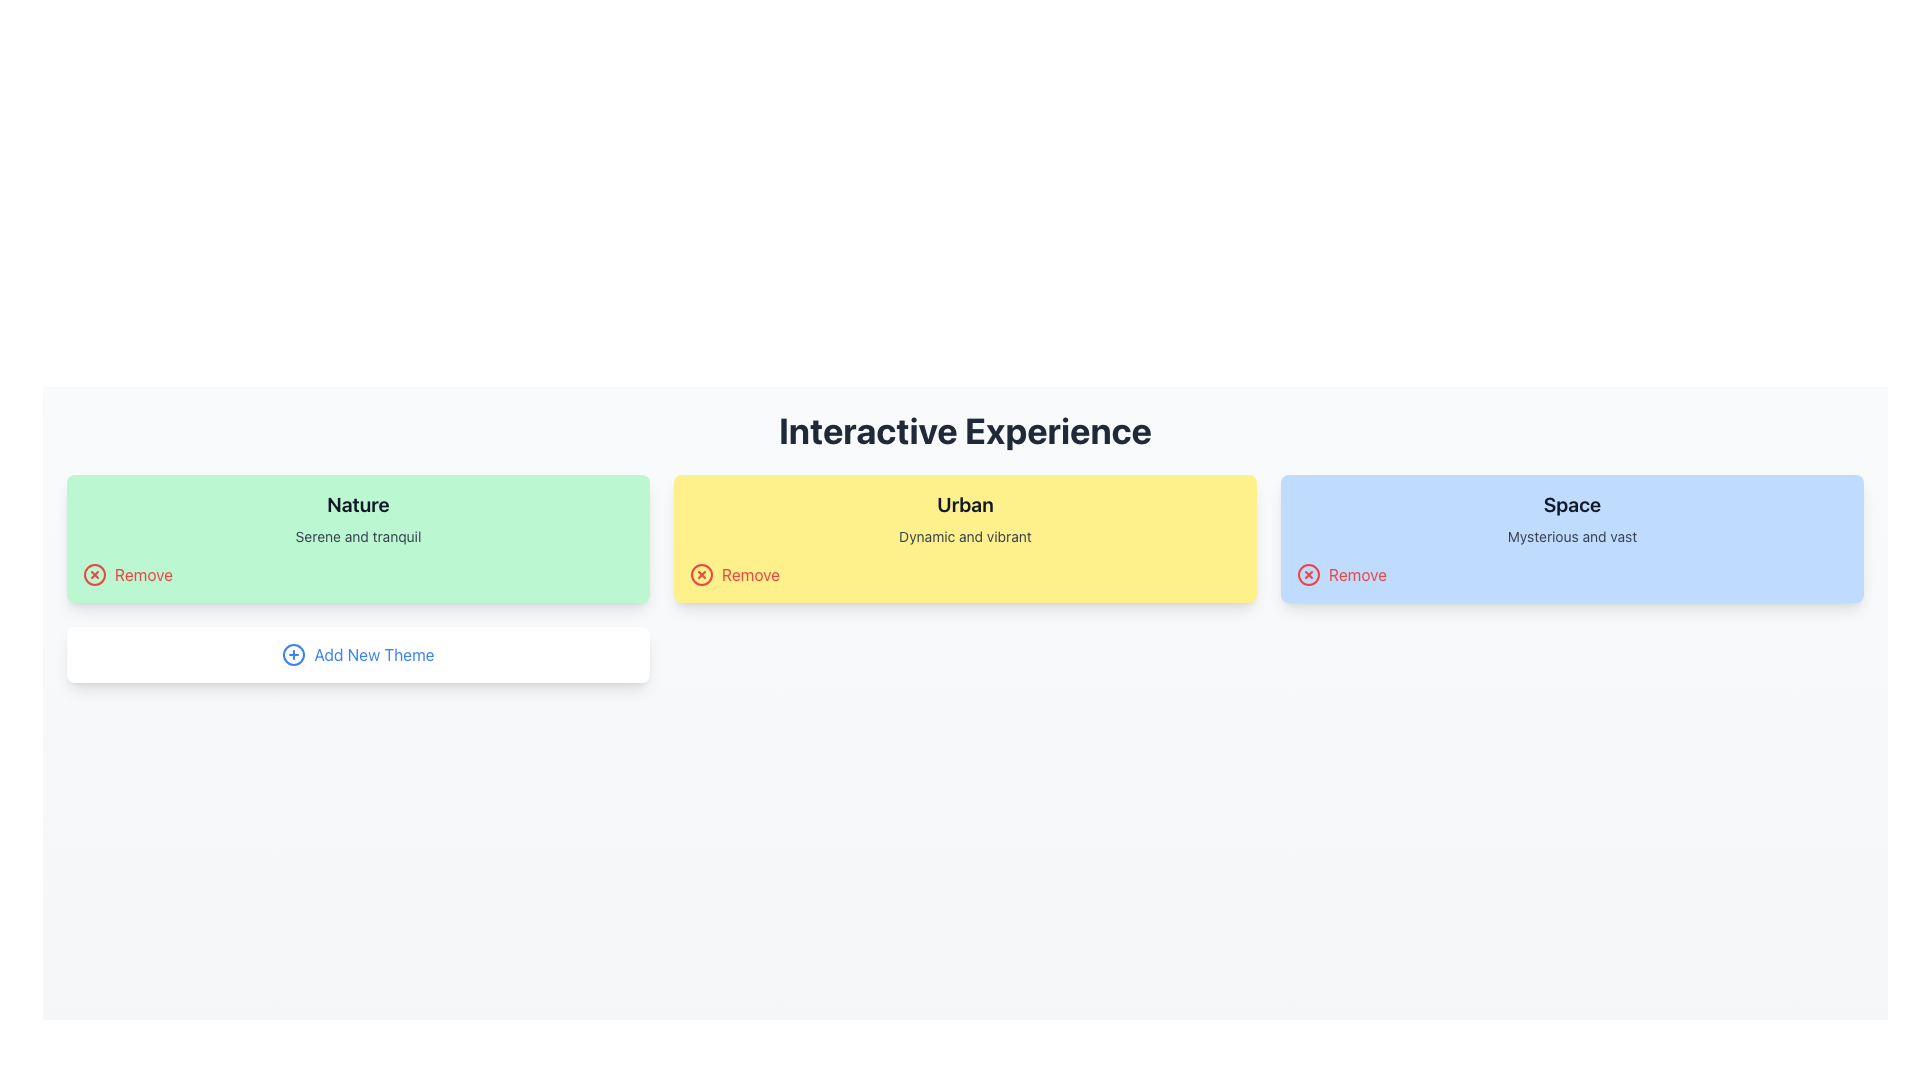 Image resolution: width=1920 pixels, height=1080 pixels. What do you see at coordinates (965, 430) in the screenshot?
I see `the heading text element that organizes the page and provides context for the content below, located at the top center of the view` at bounding box center [965, 430].